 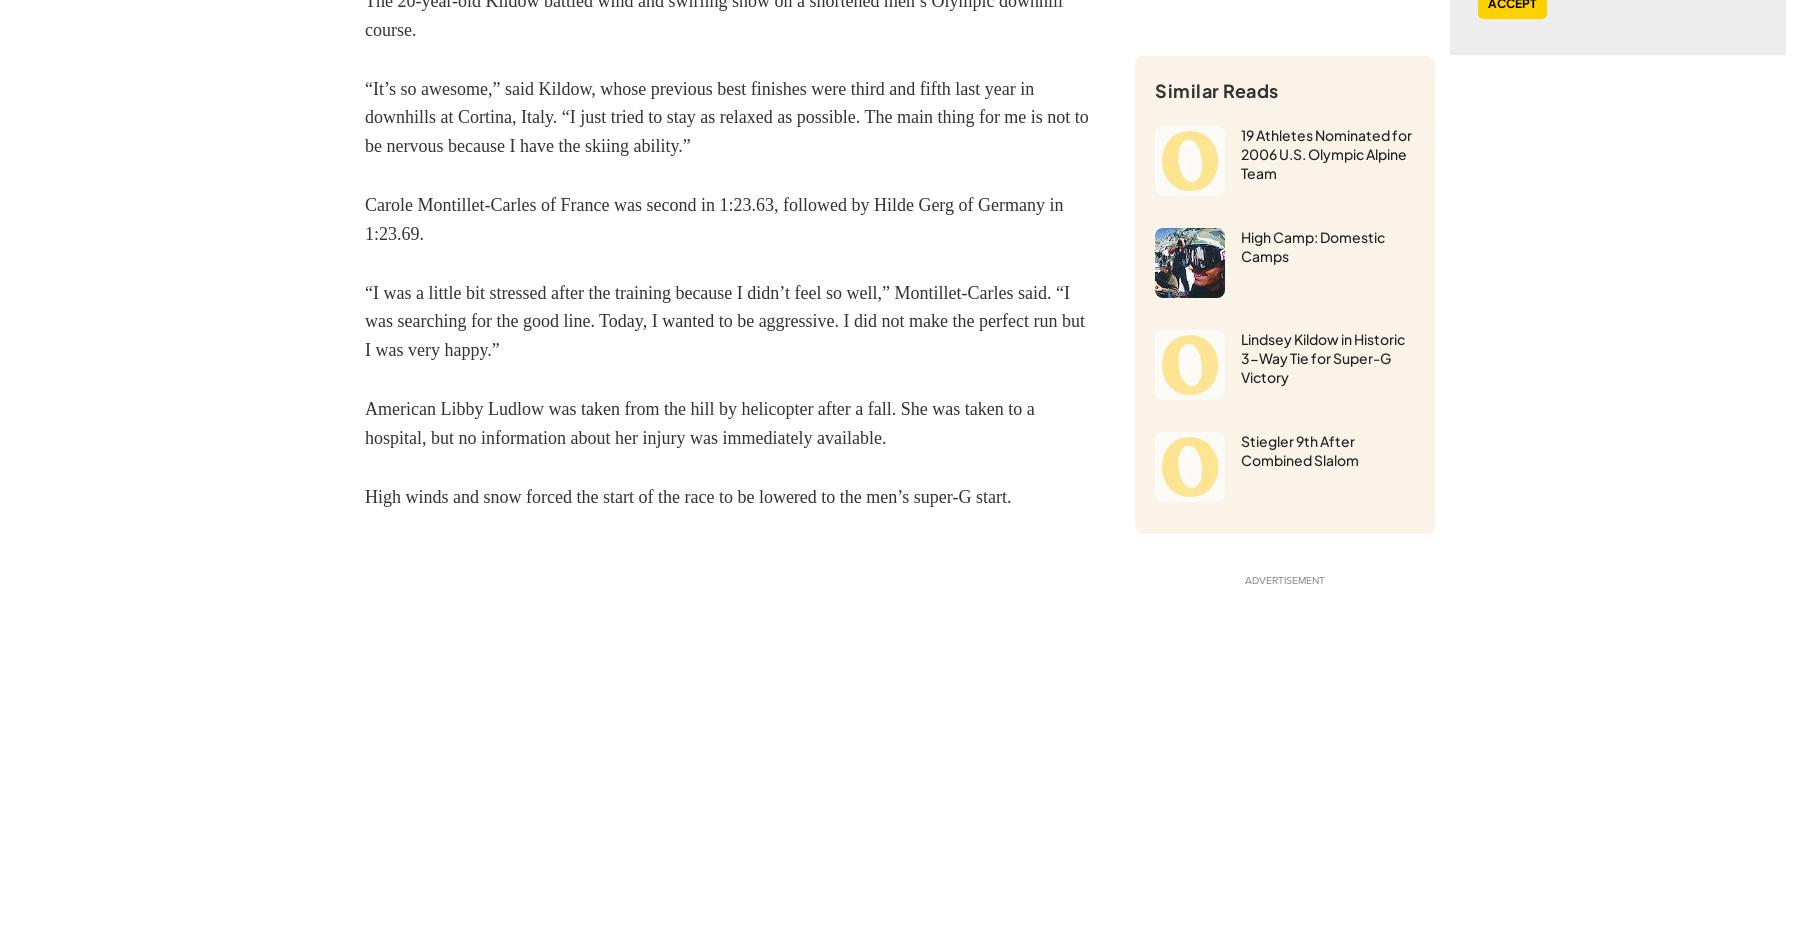 What do you see at coordinates (1326, 151) in the screenshot?
I see `'19 Athletes Nominated for 2006 U.S. Olympic Alpine Team'` at bounding box center [1326, 151].